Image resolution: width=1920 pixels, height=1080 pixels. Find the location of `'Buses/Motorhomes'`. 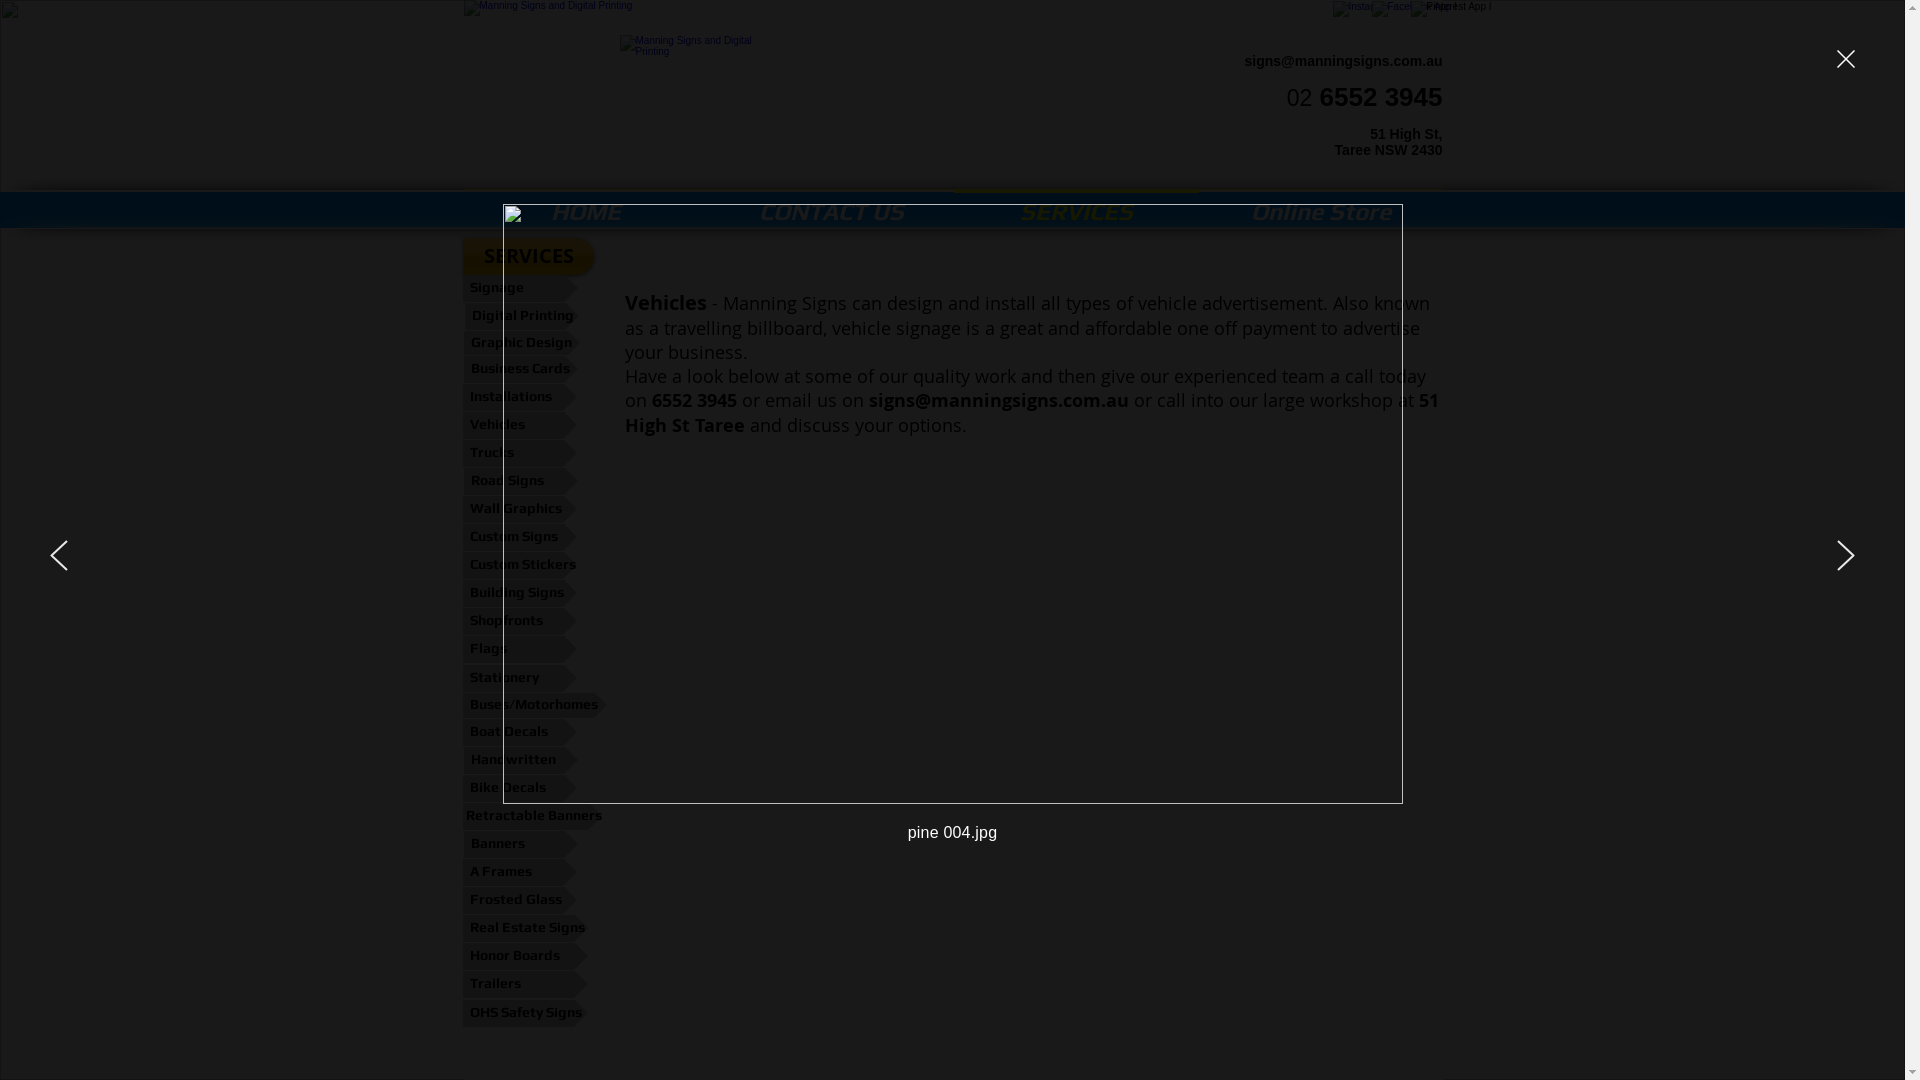

'Buses/Motorhomes' is located at coordinates (533, 703).